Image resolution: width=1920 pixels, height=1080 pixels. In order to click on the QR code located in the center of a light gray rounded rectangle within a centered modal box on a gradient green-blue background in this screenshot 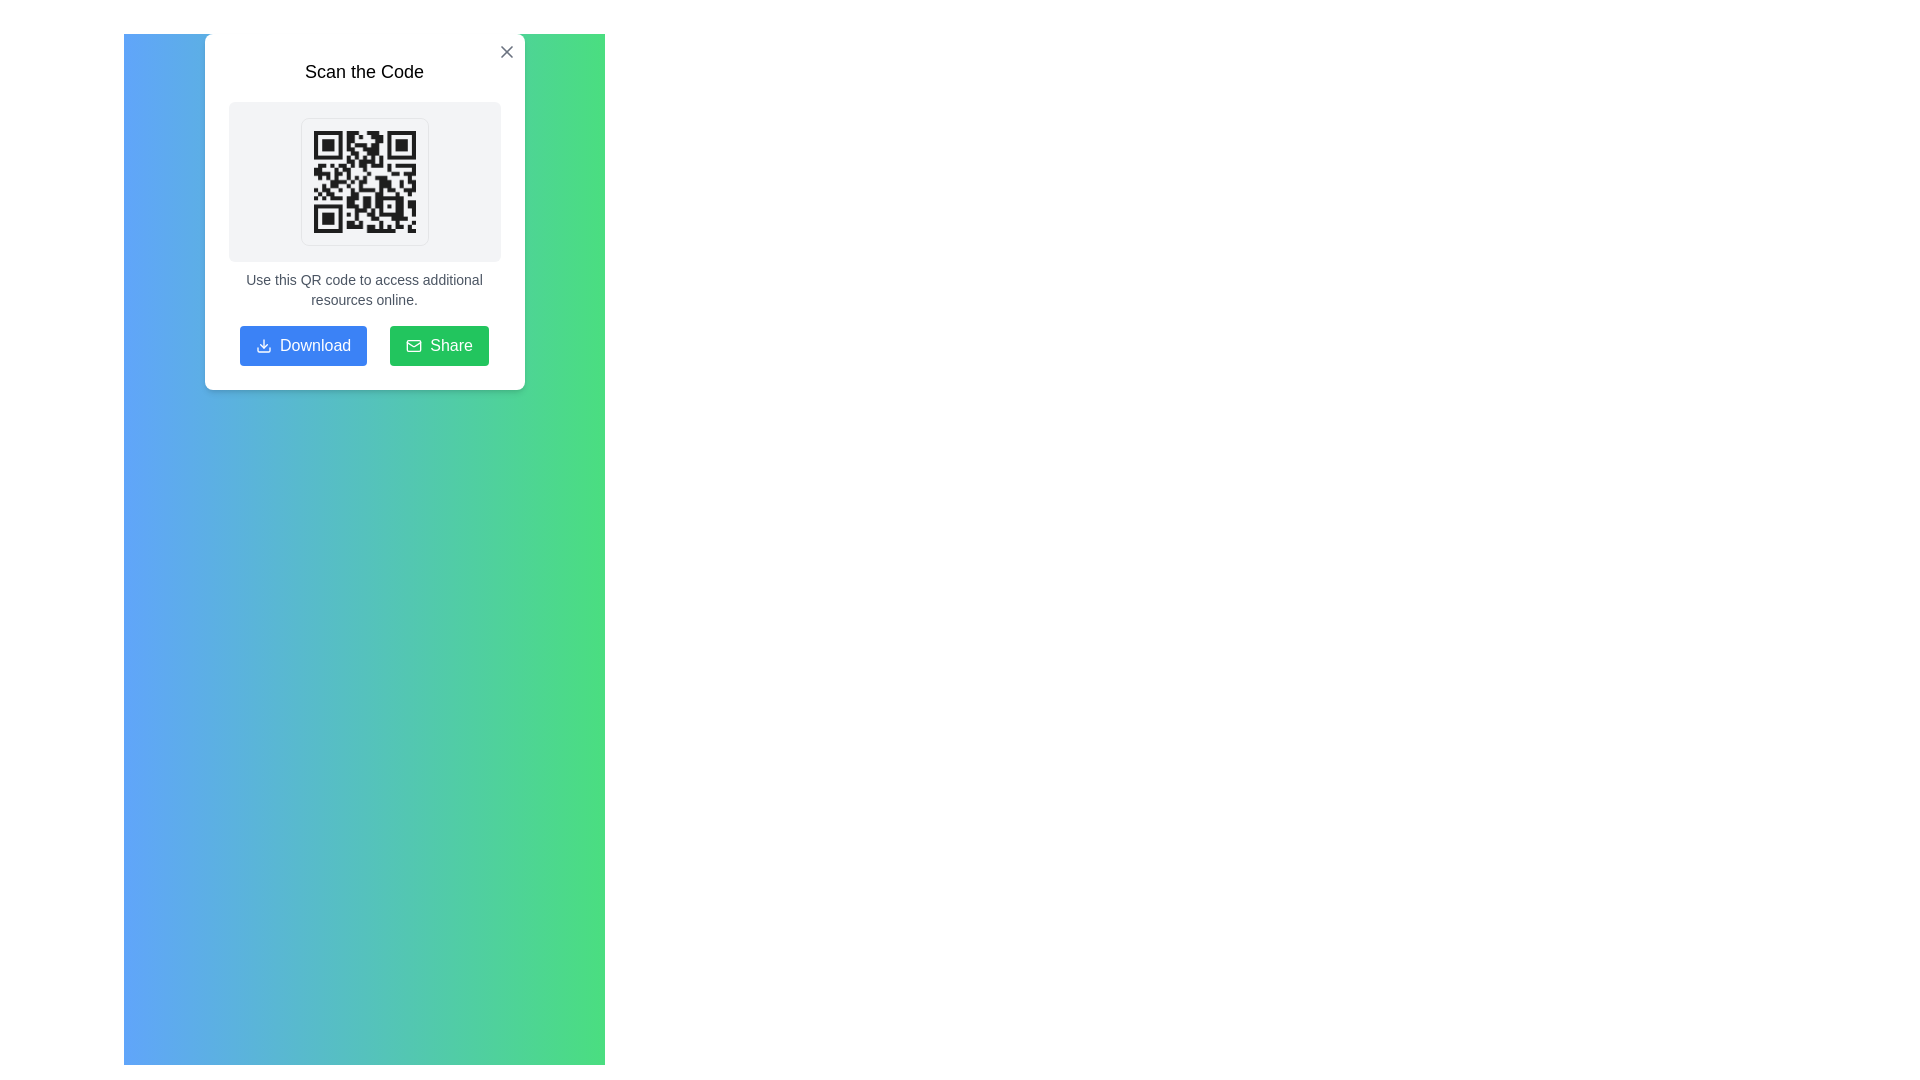, I will do `click(364, 181)`.